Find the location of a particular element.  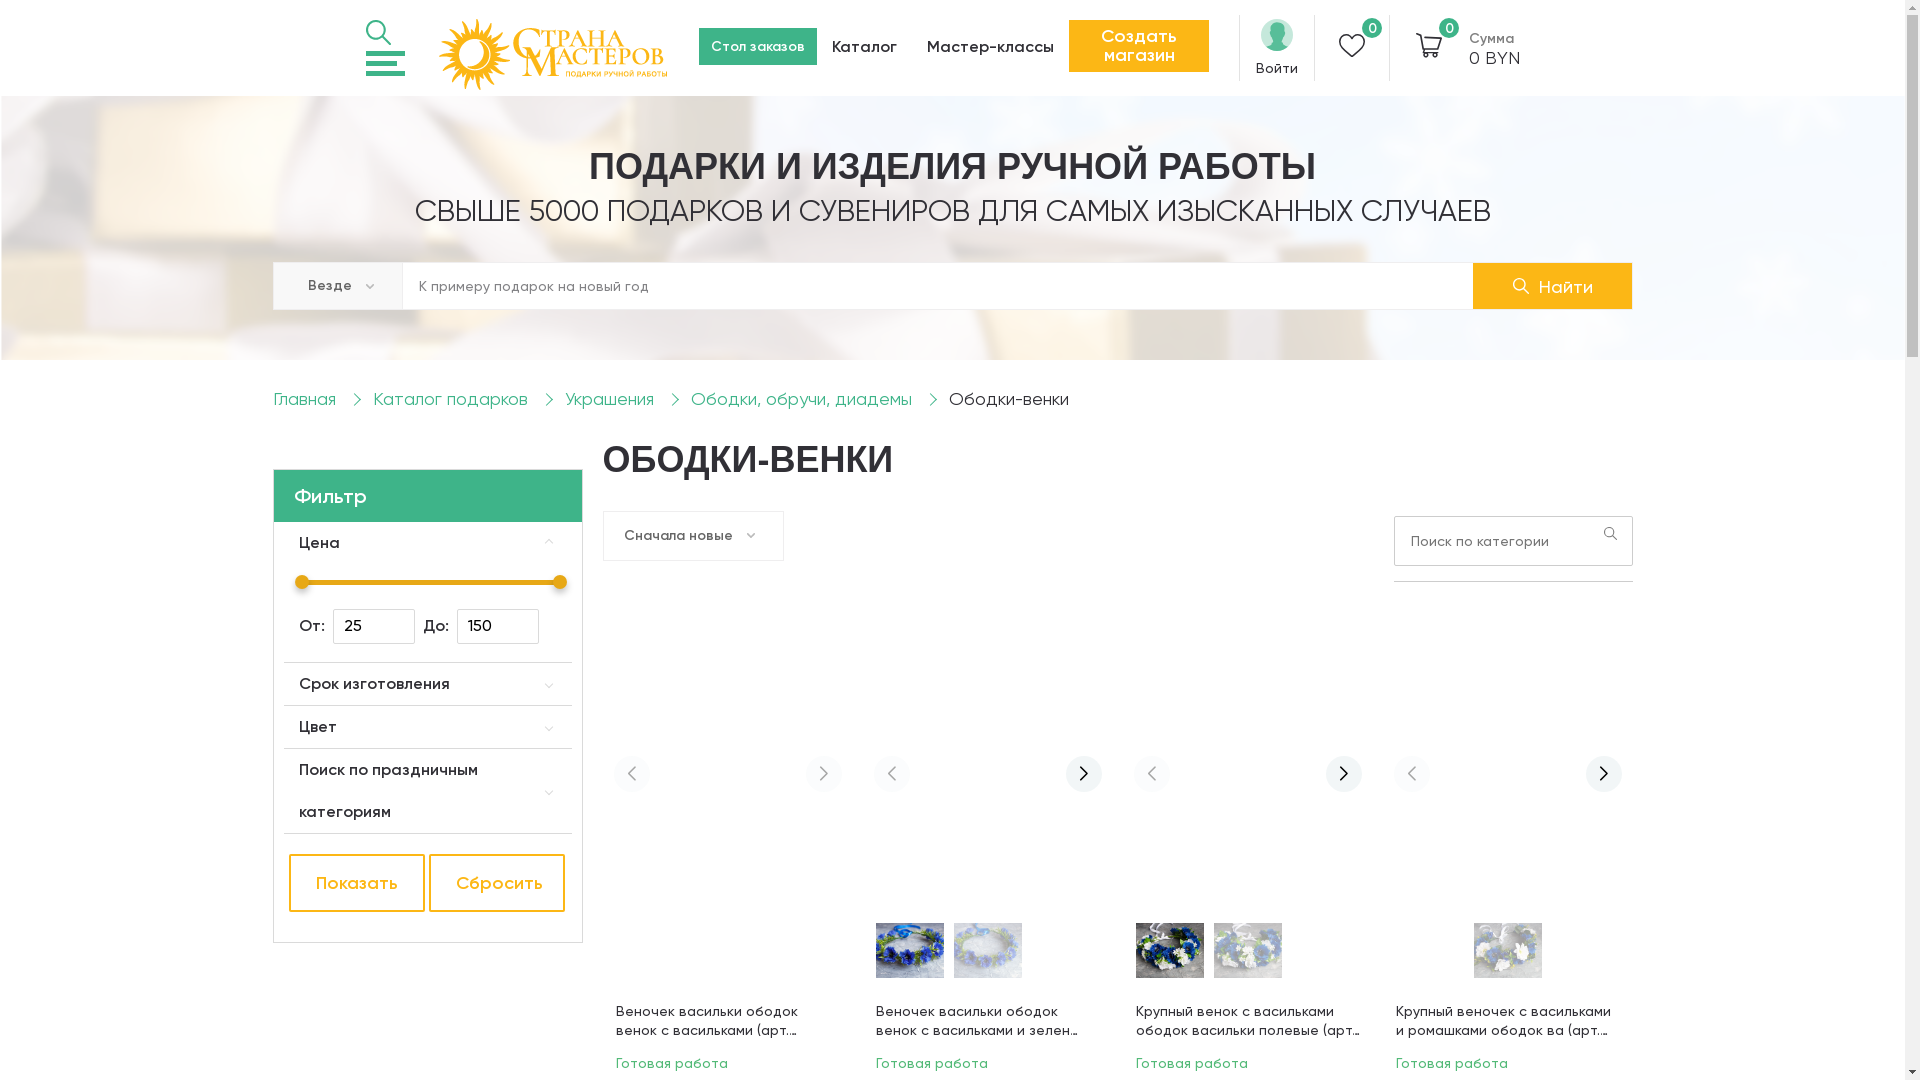

'0' is located at coordinates (1352, 46).